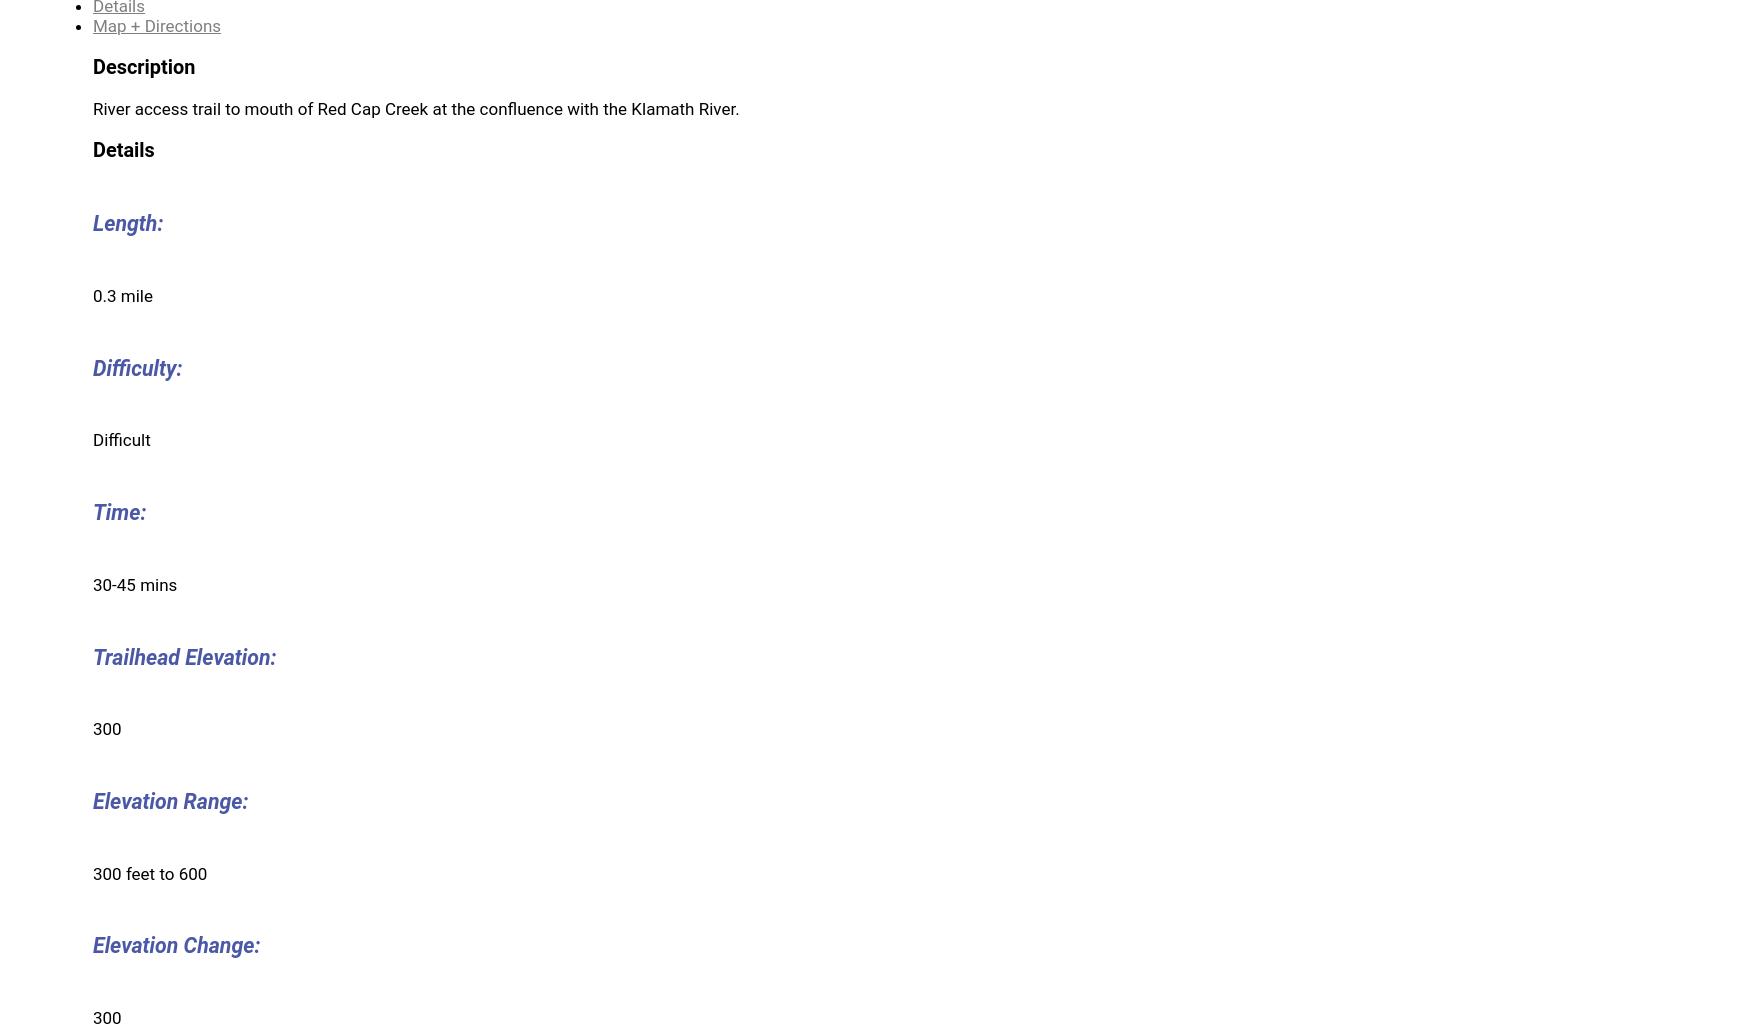  Describe the element at coordinates (92, 25) in the screenshot. I see `'Map + Directions'` at that location.